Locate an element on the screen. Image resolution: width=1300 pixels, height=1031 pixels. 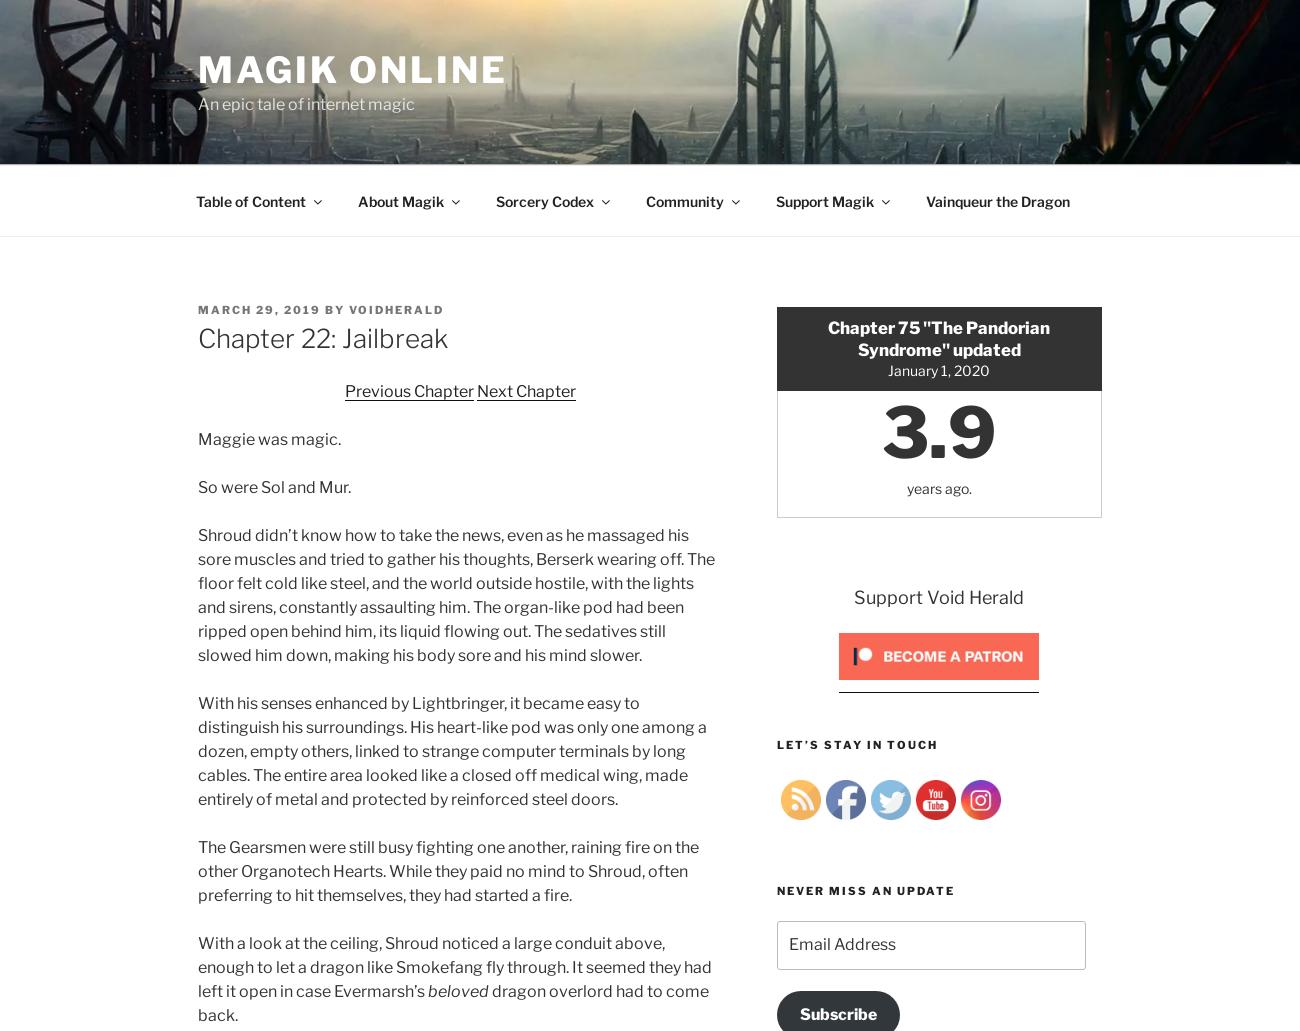
'March 29, 2019' is located at coordinates (258, 309).